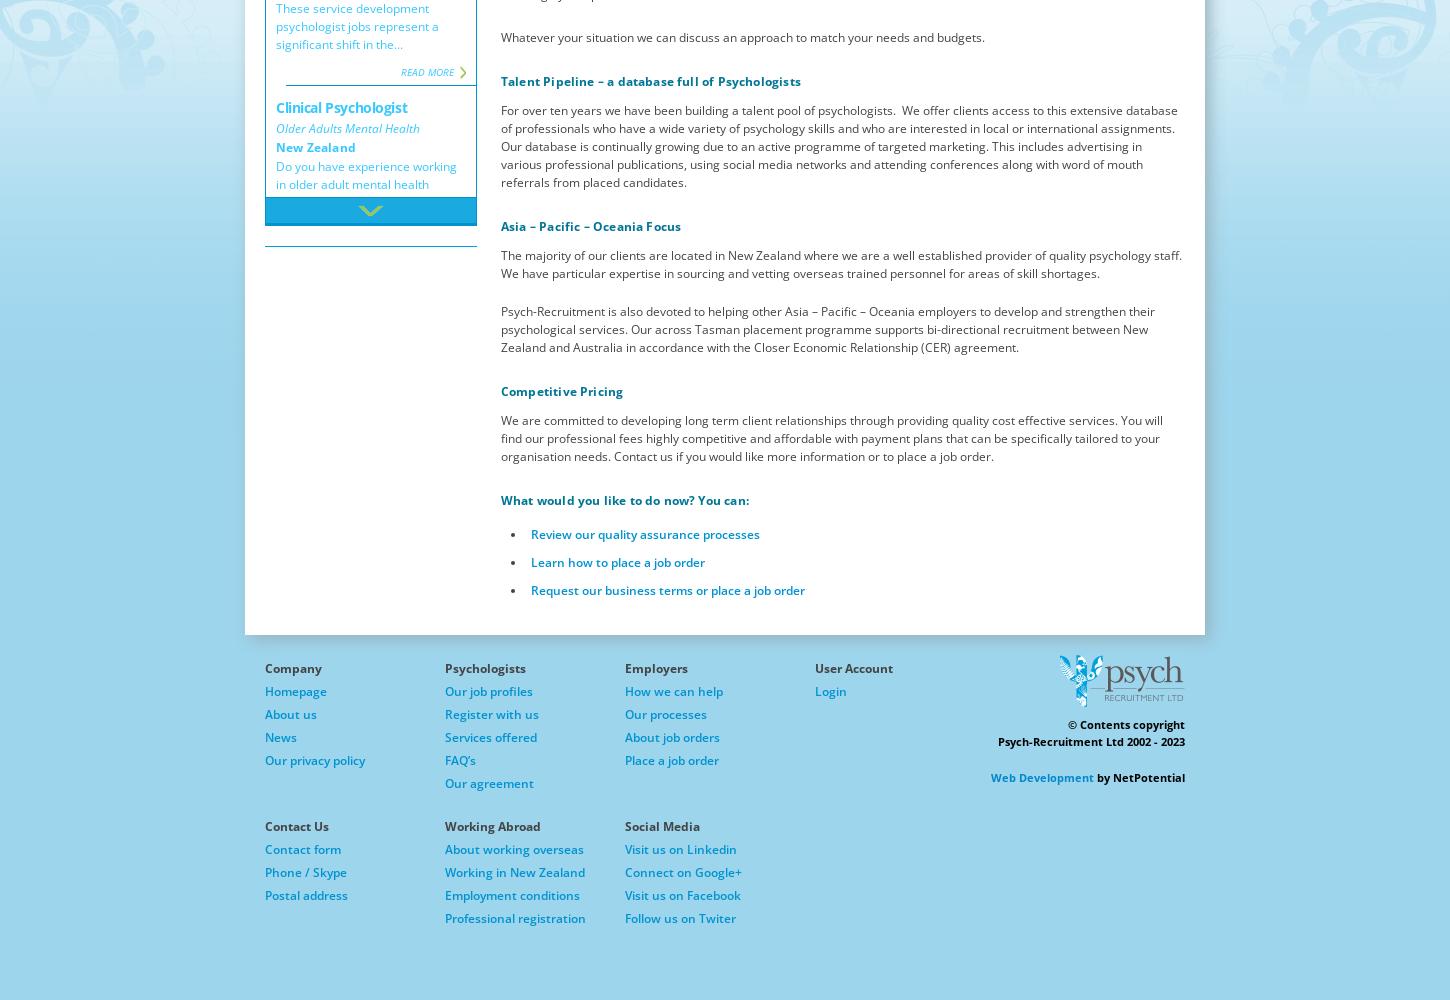 The height and width of the screenshot is (1000, 1450). What do you see at coordinates (364, 265) in the screenshot?
I see `'Interested in working with adults with severe mental illness, psychological distress and...'` at bounding box center [364, 265].